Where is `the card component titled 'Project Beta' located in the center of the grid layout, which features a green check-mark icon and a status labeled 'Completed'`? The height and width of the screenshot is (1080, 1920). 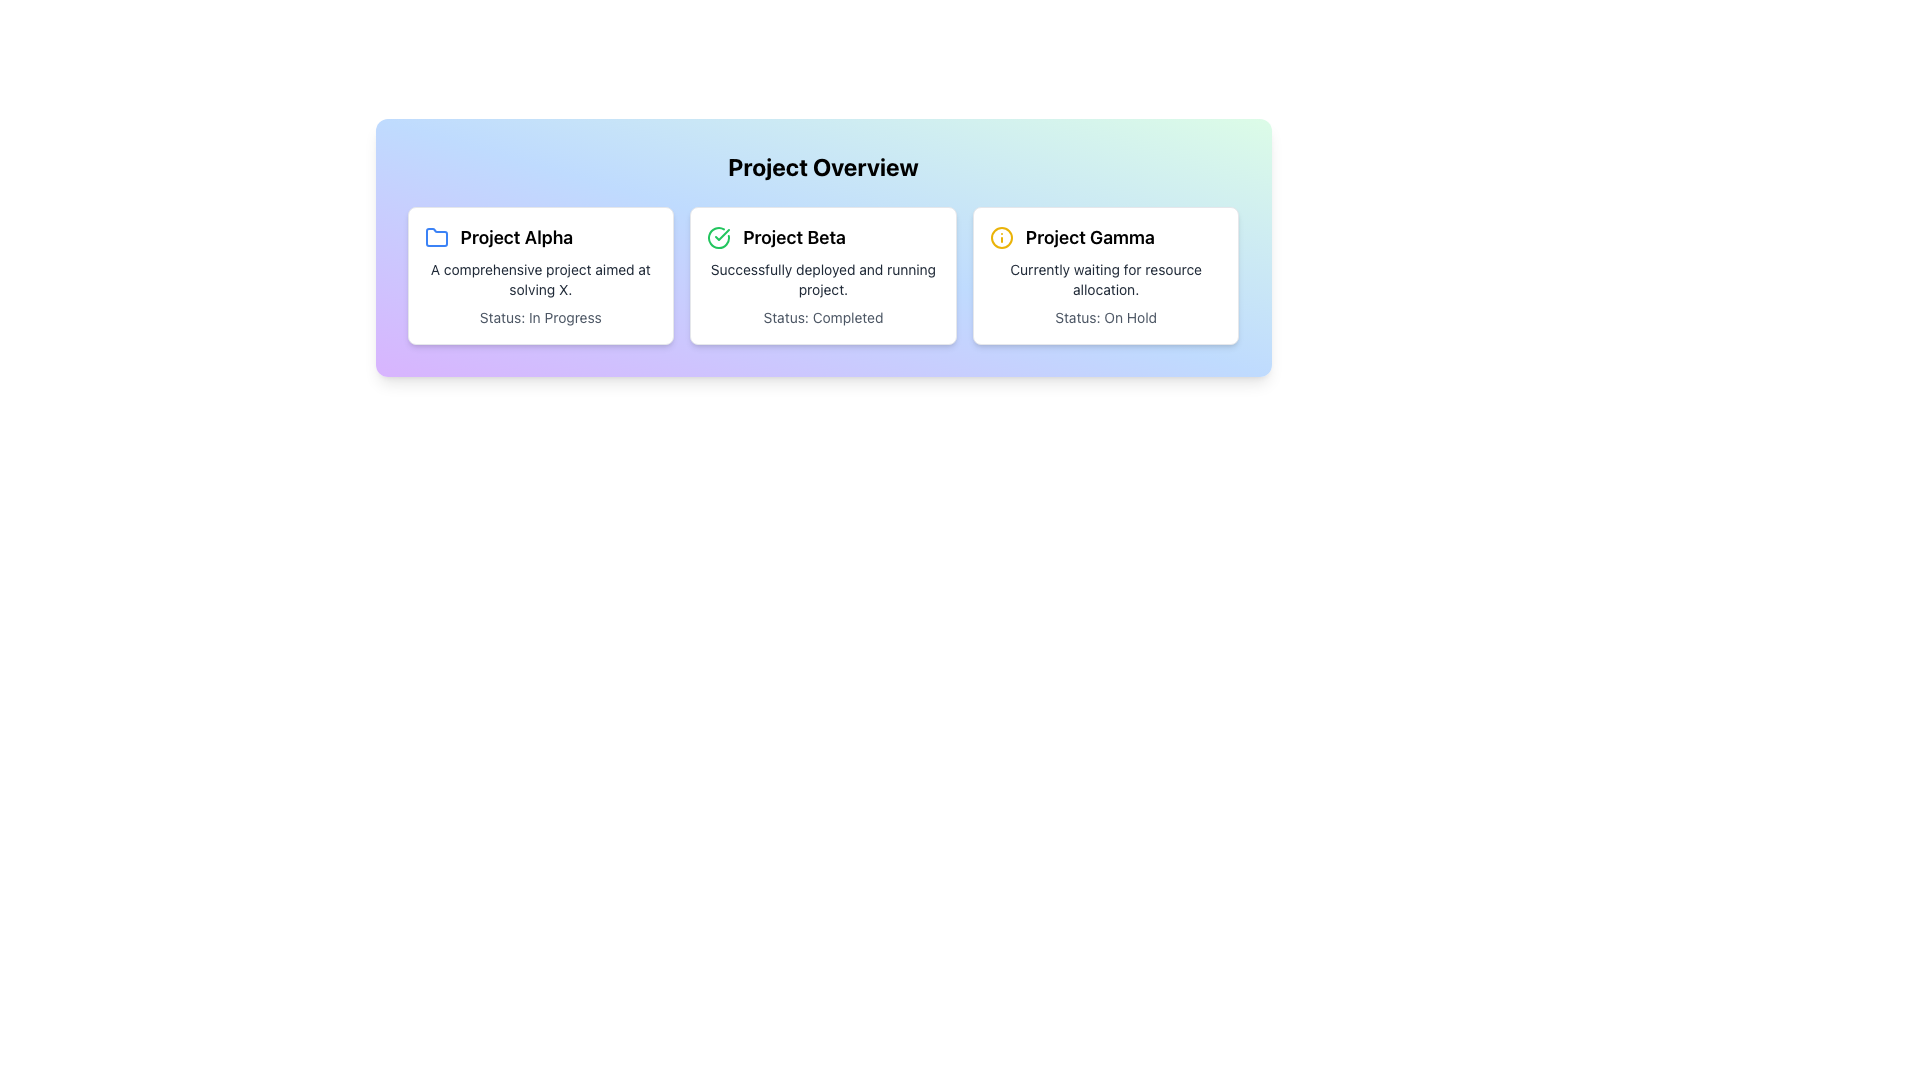
the card component titled 'Project Beta' located in the center of the grid layout, which features a green check-mark icon and a status labeled 'Completed' is located at coordinates (823, 246).